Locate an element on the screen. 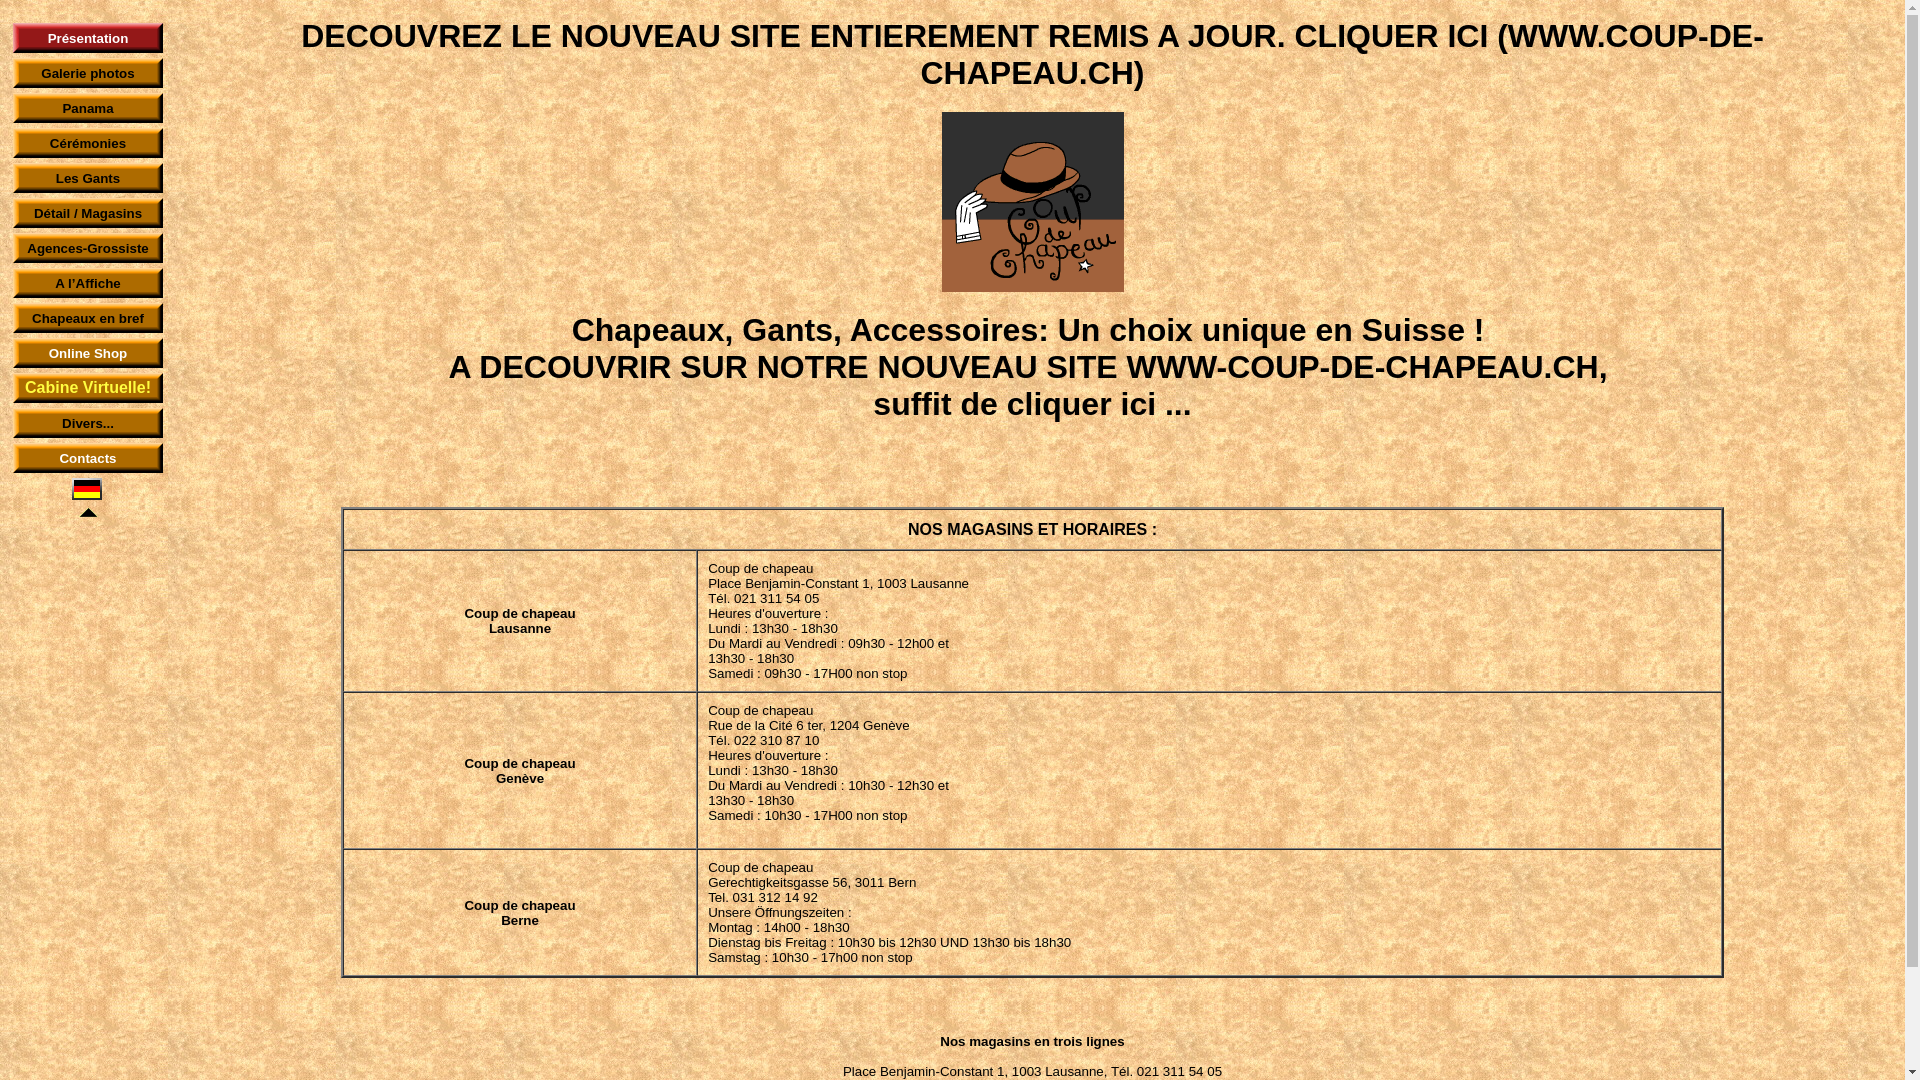  'Cabine Virtuelle!' is located at coordinates (86, 388).